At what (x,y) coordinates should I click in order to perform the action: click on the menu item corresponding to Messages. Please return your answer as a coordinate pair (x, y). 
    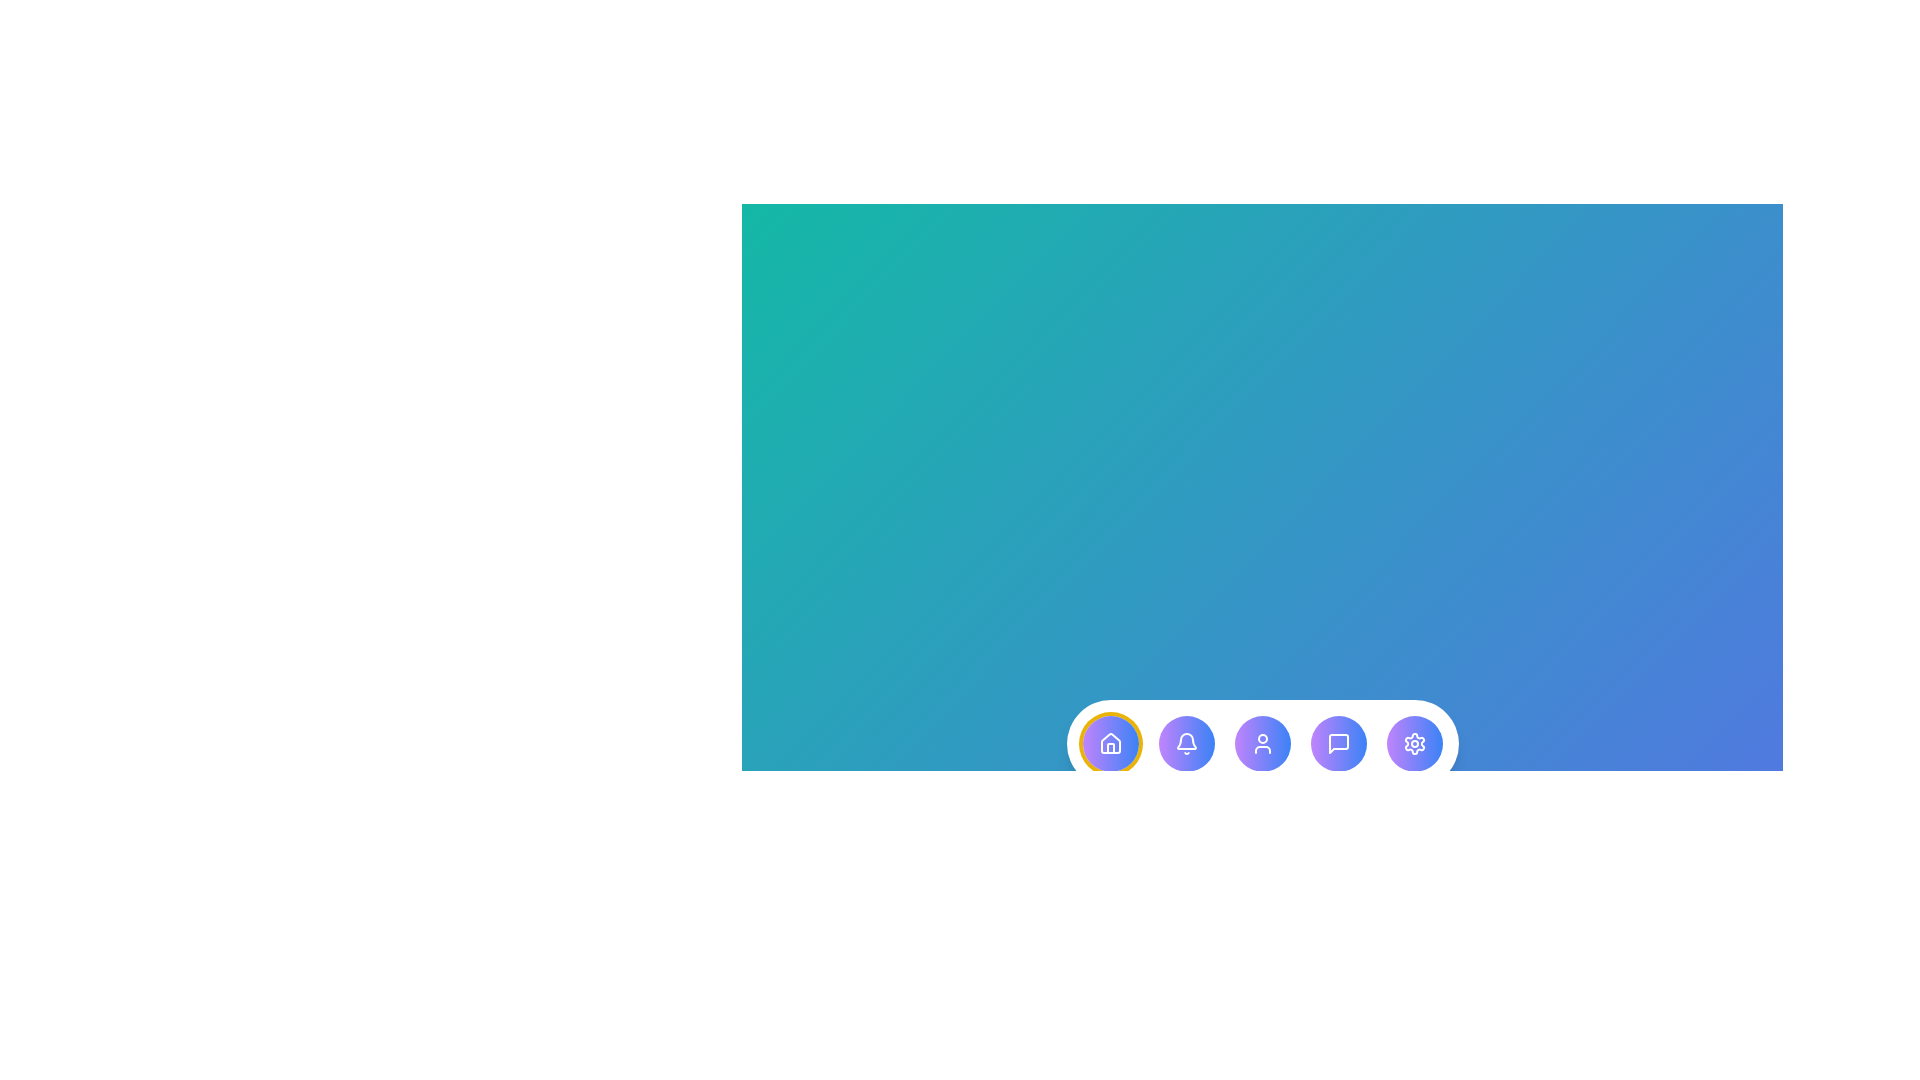
    Looking at the image, I should click on (1338, 744).